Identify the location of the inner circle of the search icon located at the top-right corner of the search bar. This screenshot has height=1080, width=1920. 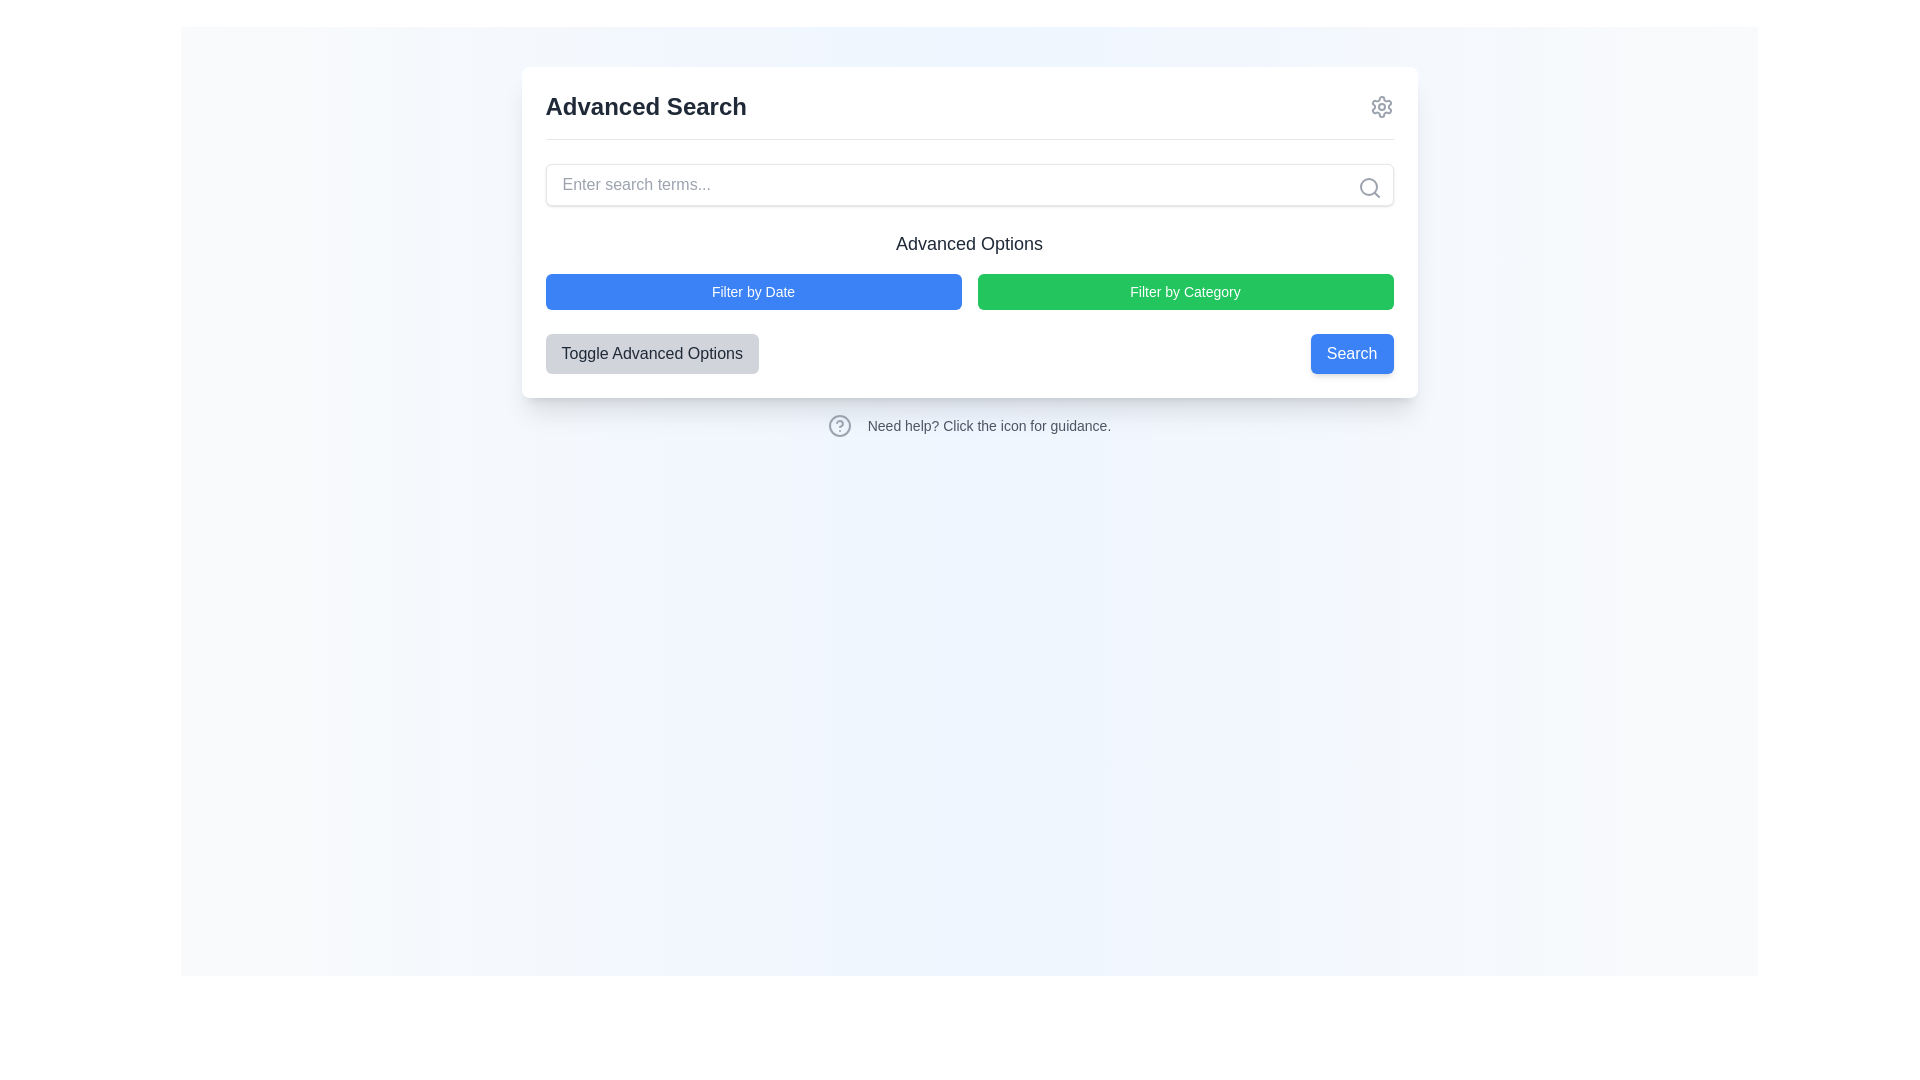
(1367, 186).